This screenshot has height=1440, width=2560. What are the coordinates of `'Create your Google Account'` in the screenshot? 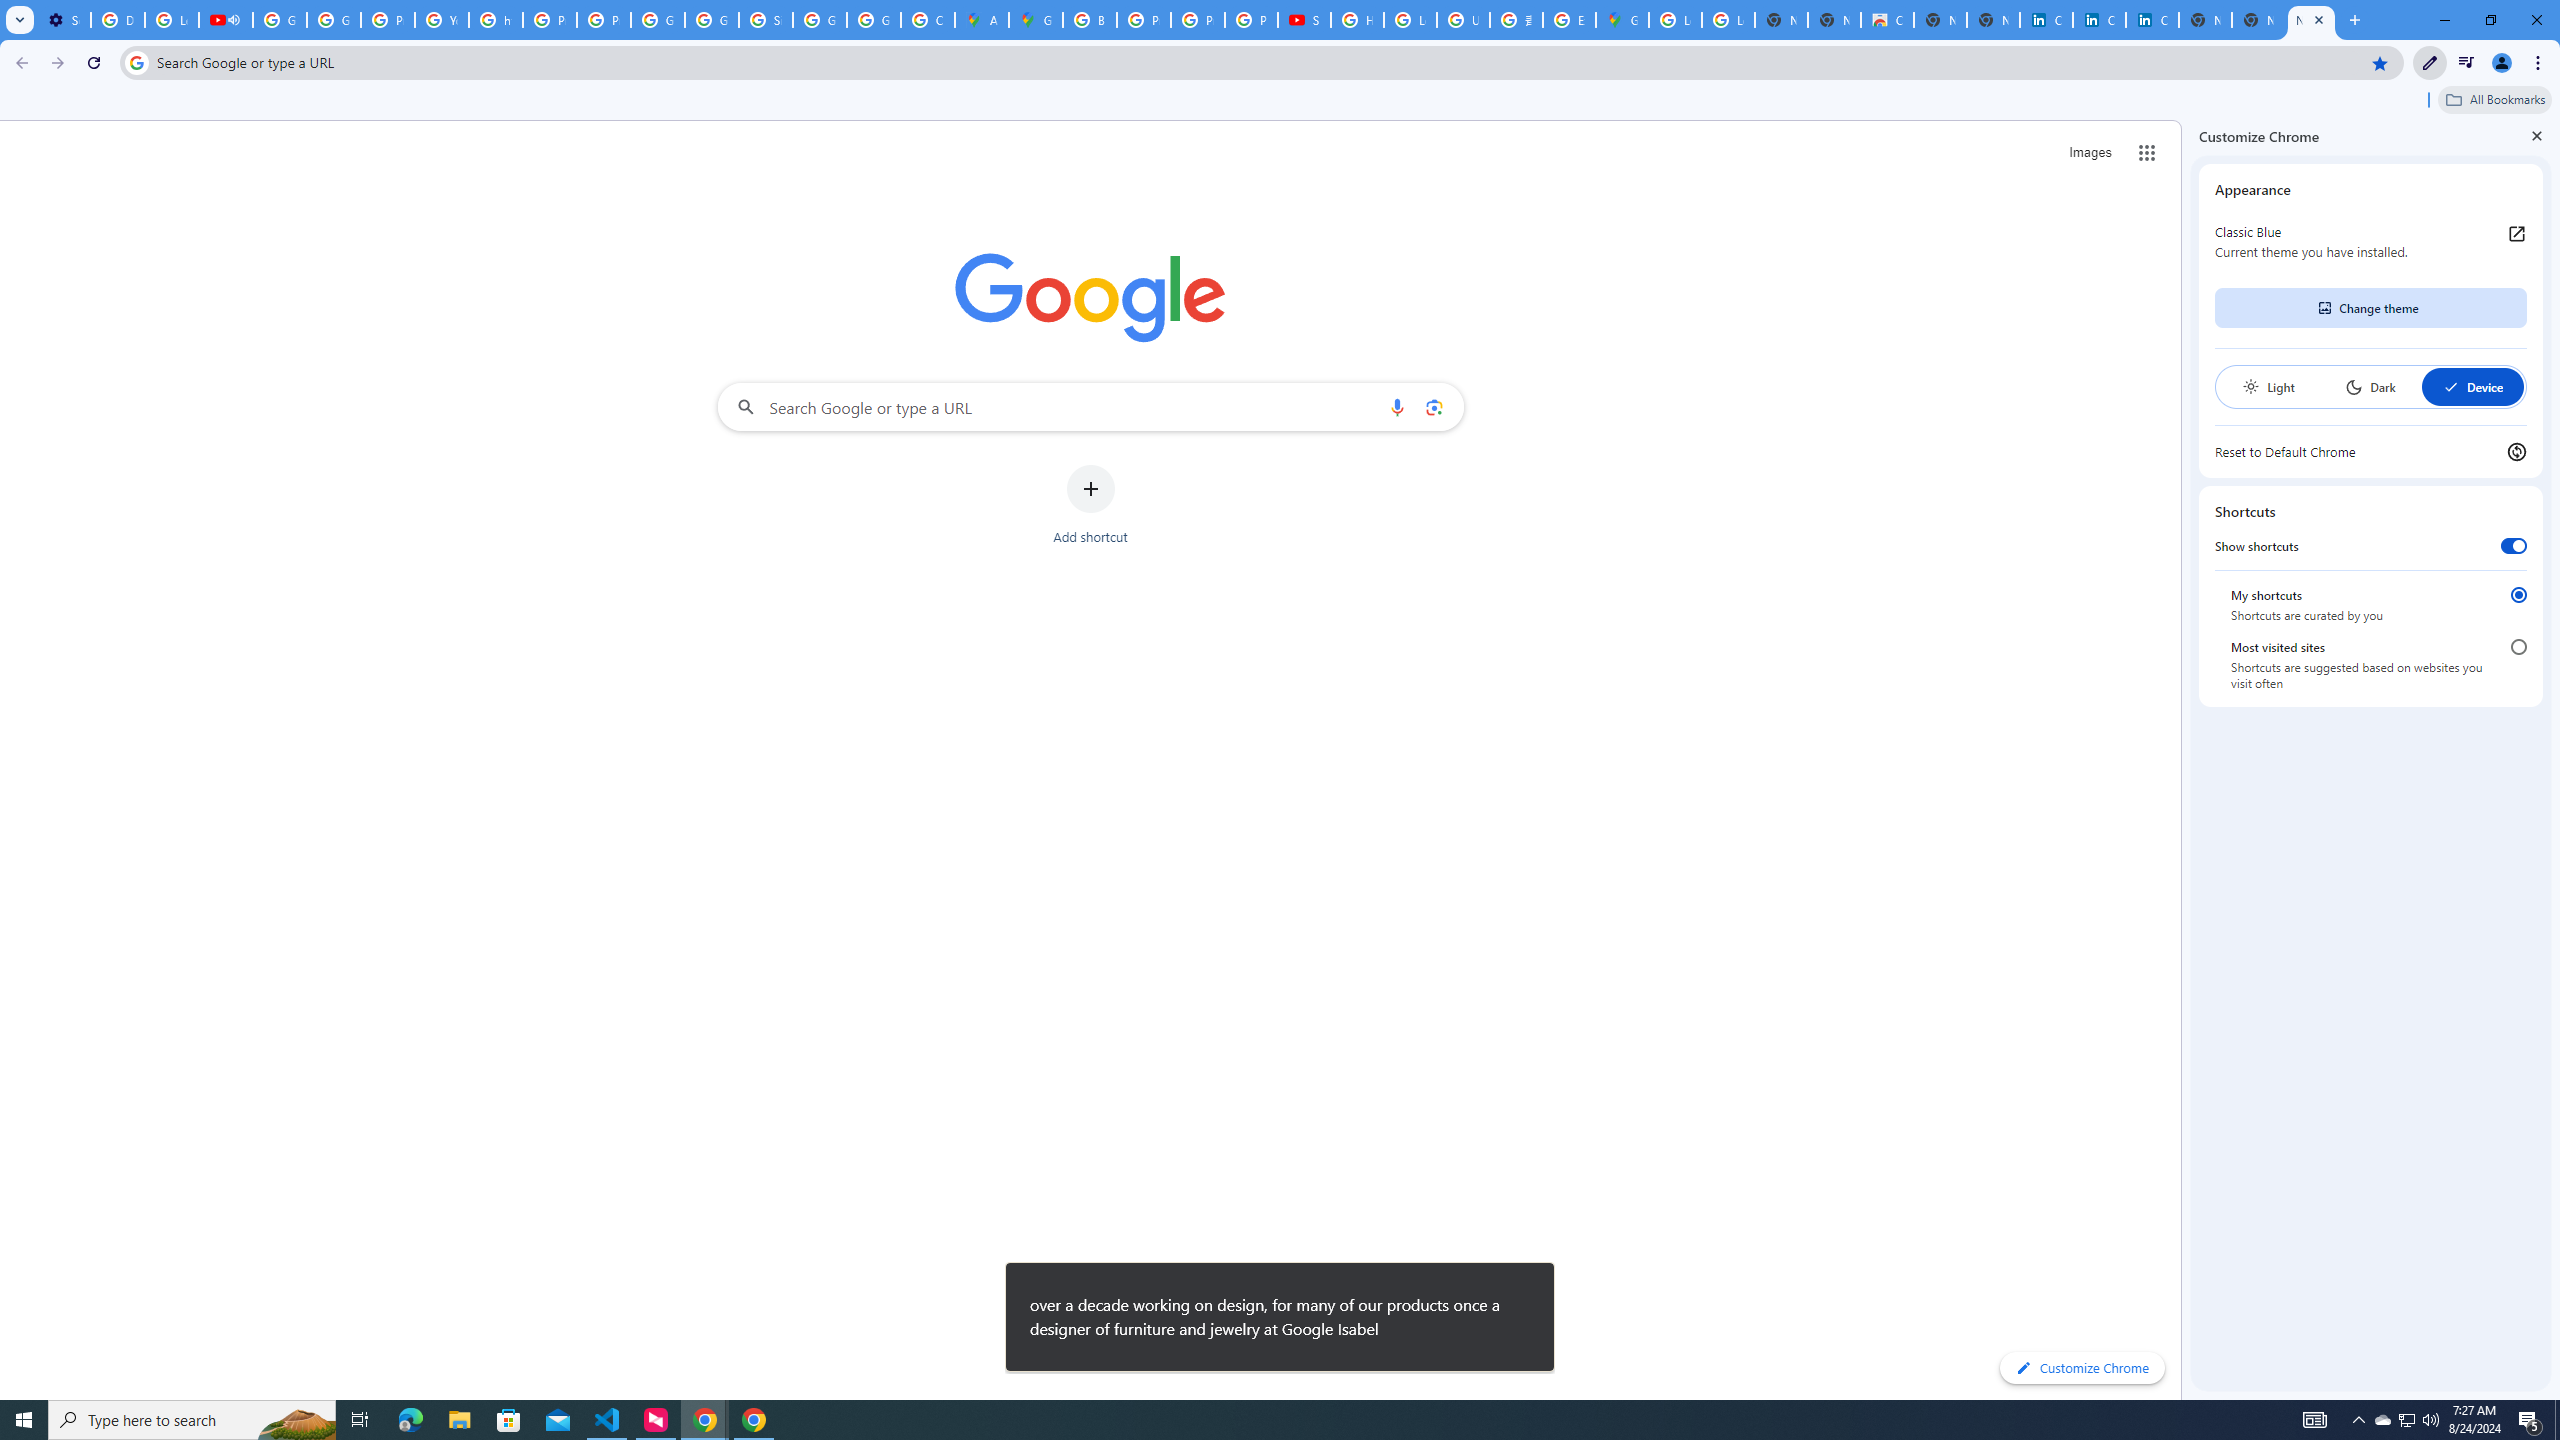 It's located at (928, 19).